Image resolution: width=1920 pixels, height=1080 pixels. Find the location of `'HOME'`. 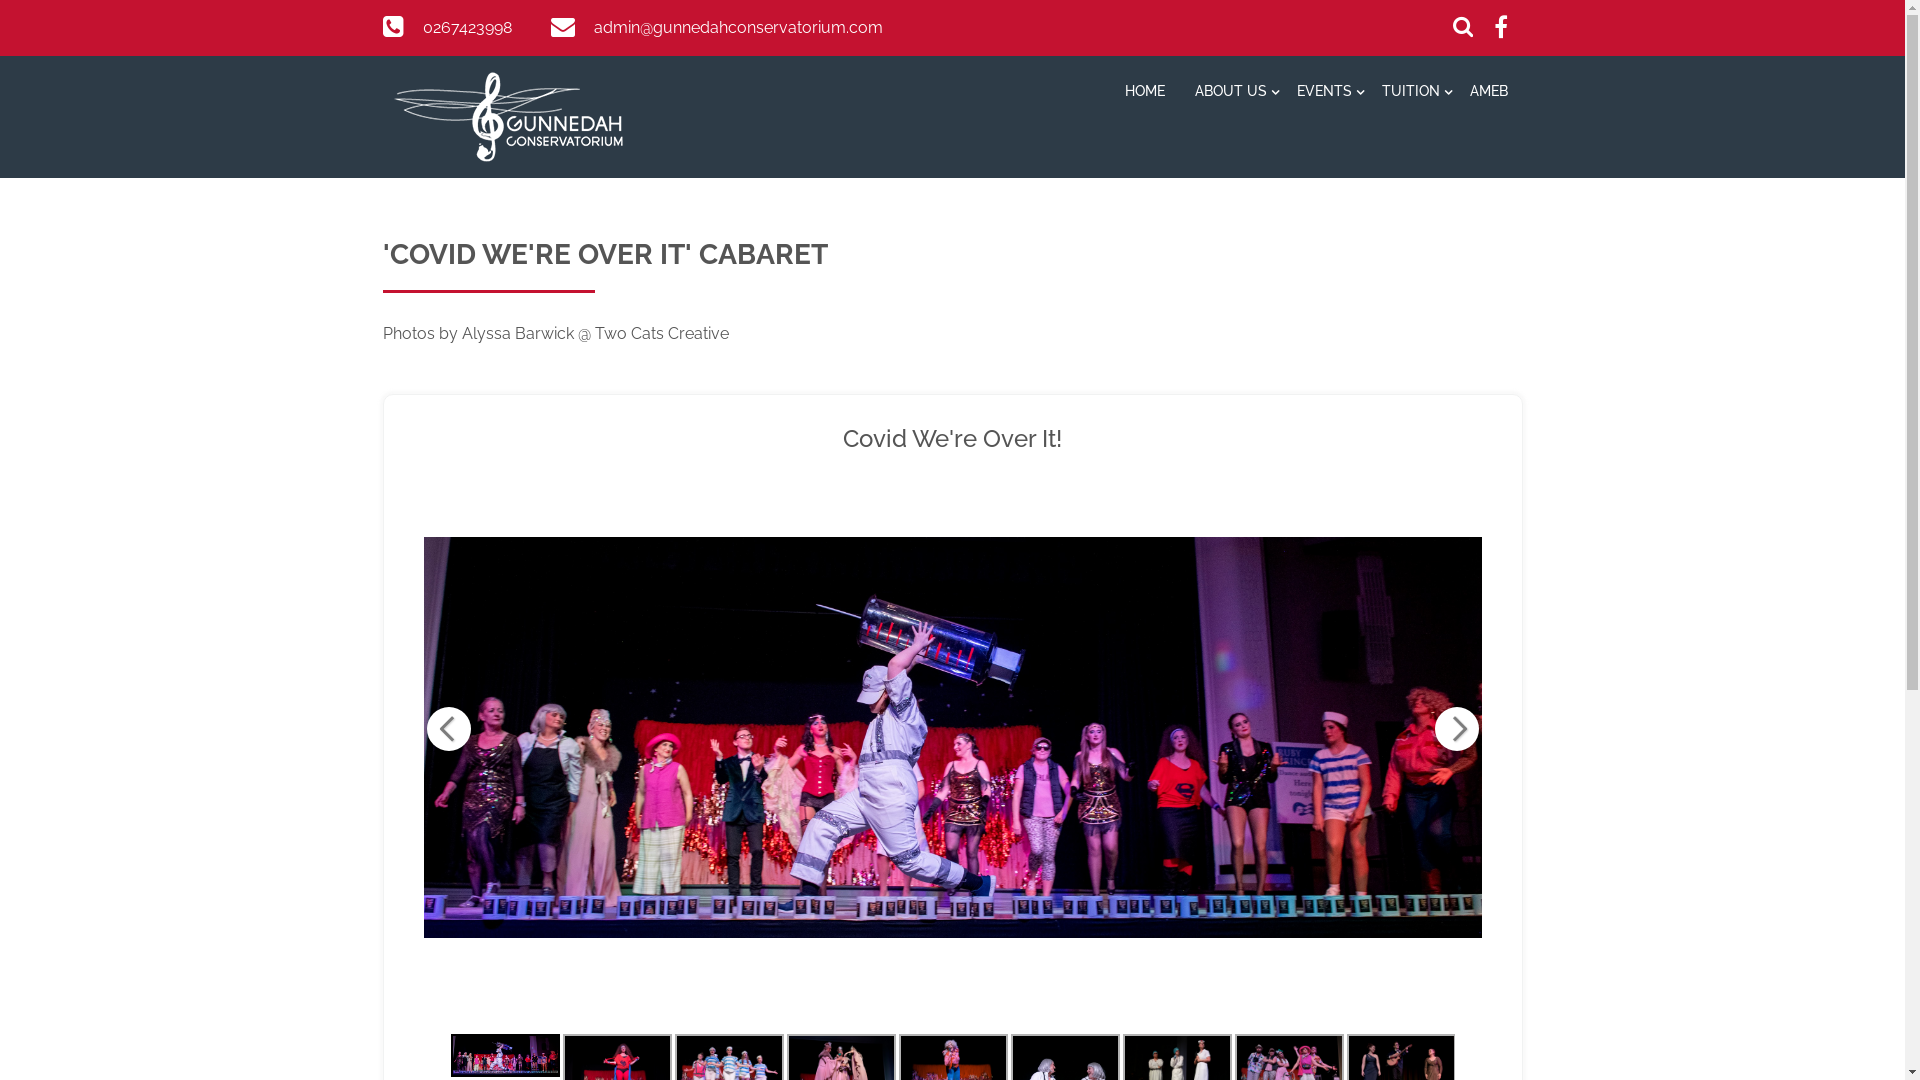

'HOME' is located at coordinates (1145, 93).